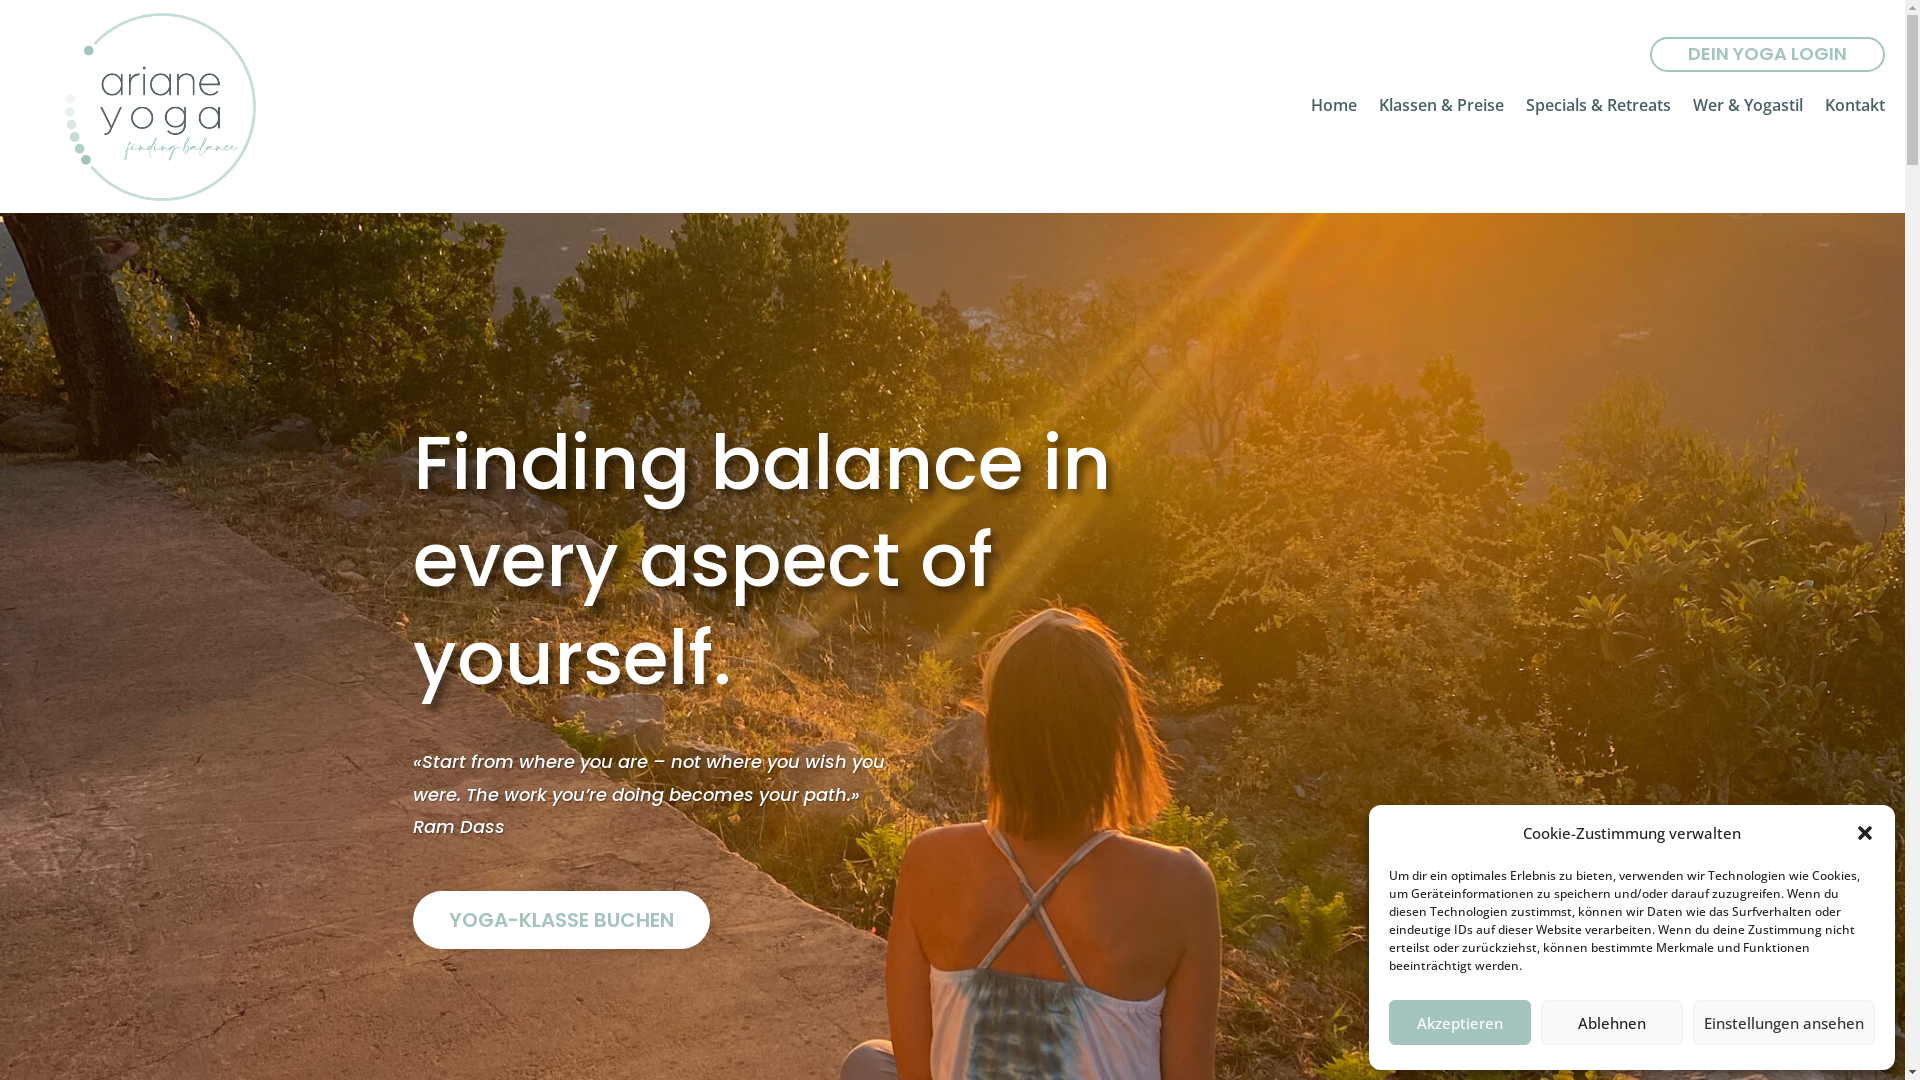 The image size is (1920, 1080). I want to click on 'YOGA-KLASSE BUCHEN', so click(560, 920).